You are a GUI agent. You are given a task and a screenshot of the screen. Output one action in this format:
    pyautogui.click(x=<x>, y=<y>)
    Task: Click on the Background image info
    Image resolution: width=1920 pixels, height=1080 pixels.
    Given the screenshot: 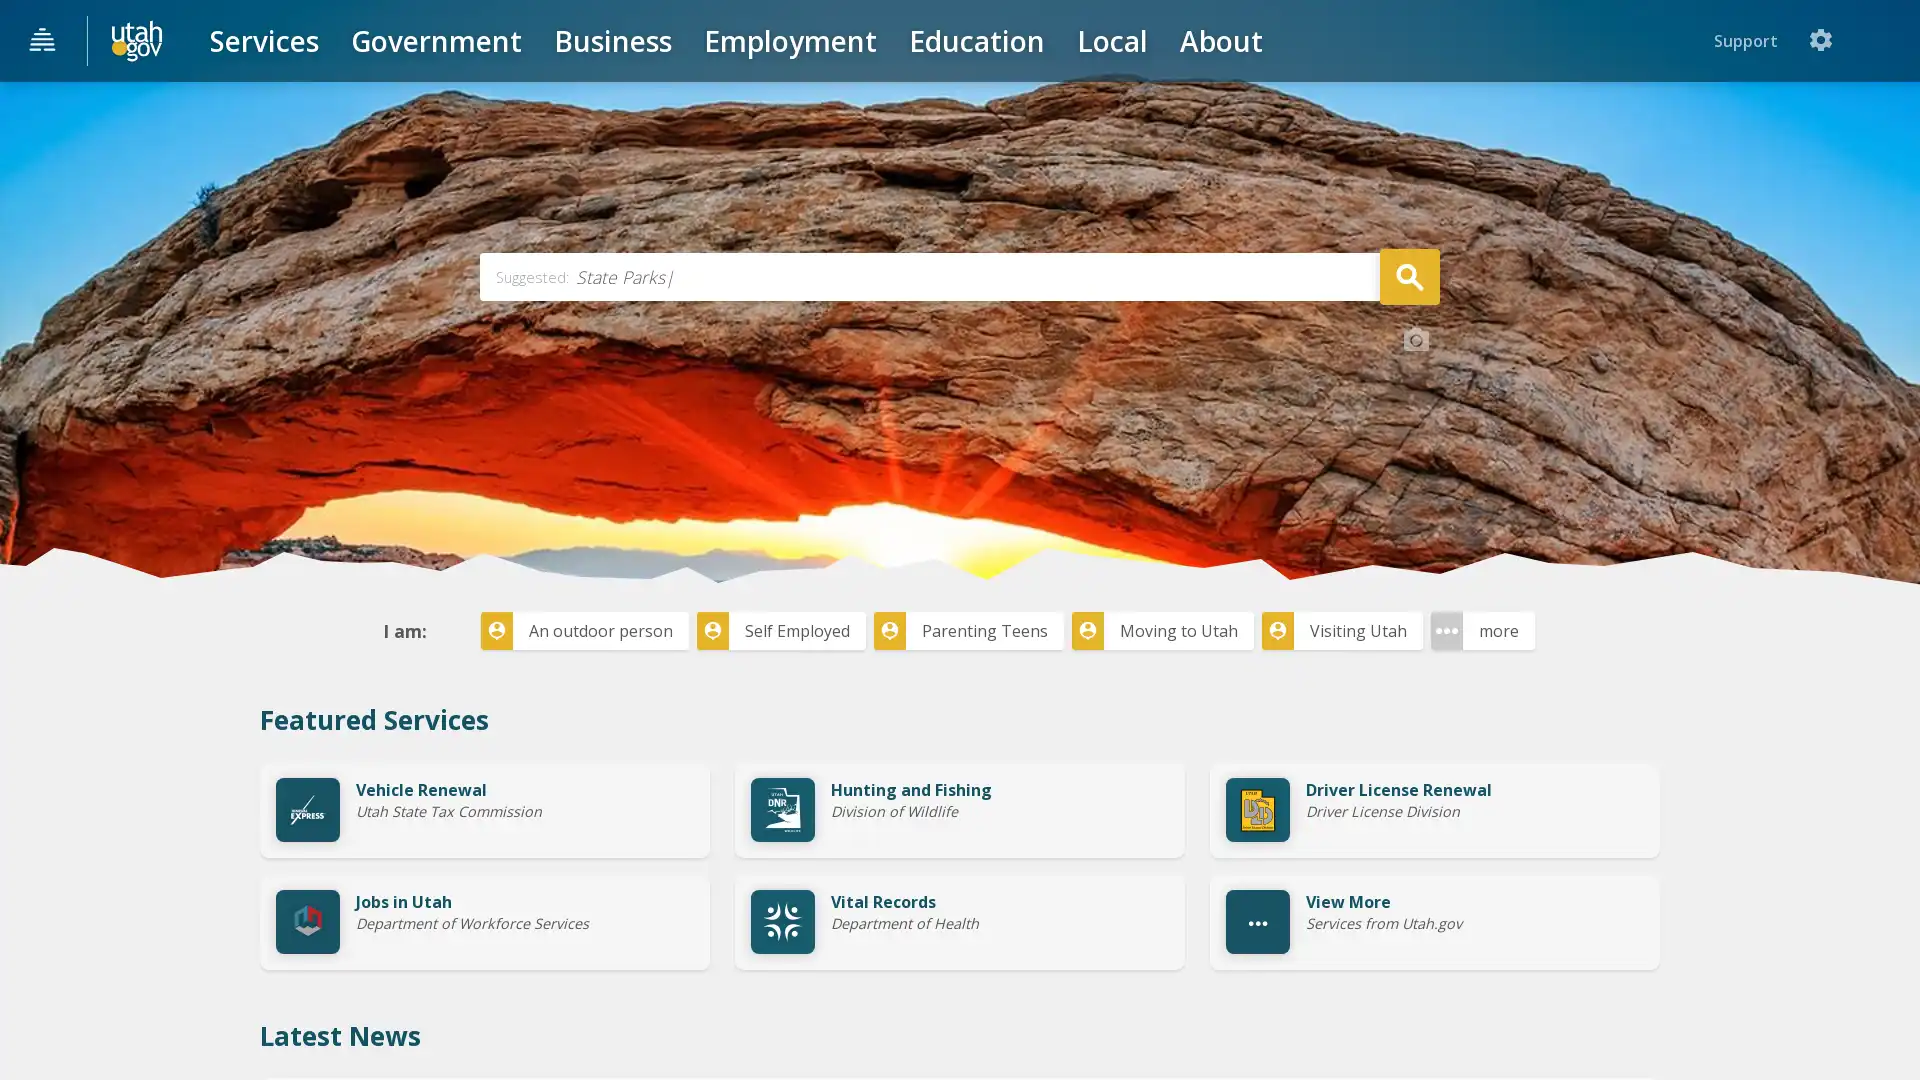 What is the action you would take?
    pyautogui.click(x=1415, y=489)
    